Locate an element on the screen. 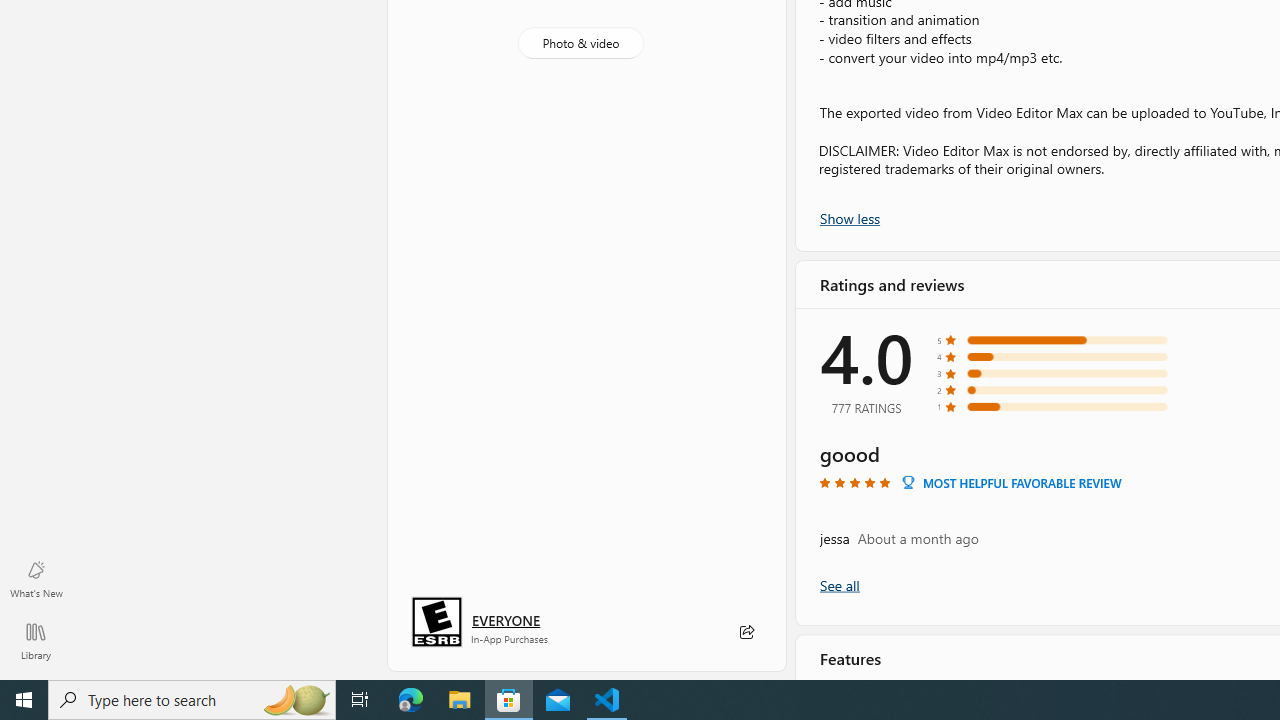  'Show all ratings and reviews' is located at coordinates (839, 584).